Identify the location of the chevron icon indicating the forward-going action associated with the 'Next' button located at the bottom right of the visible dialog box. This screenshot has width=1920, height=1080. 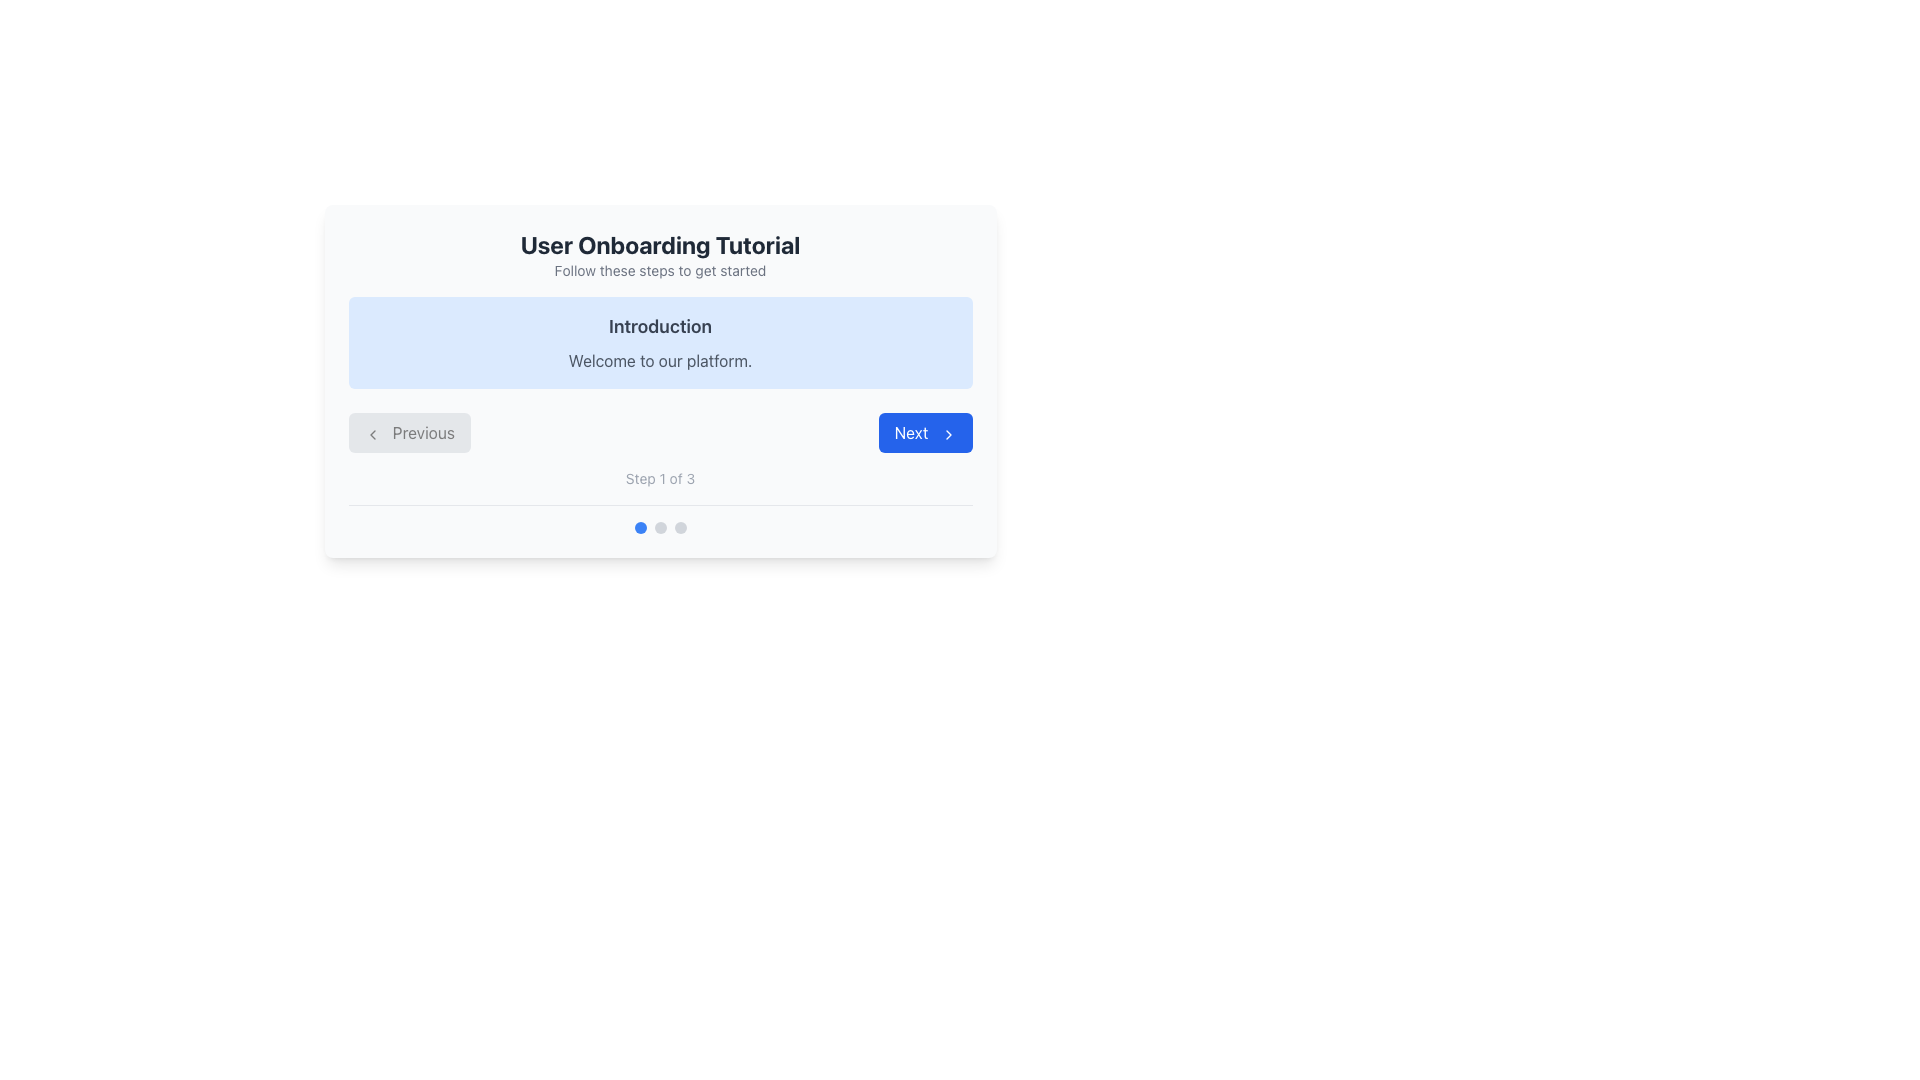
(947, 433).